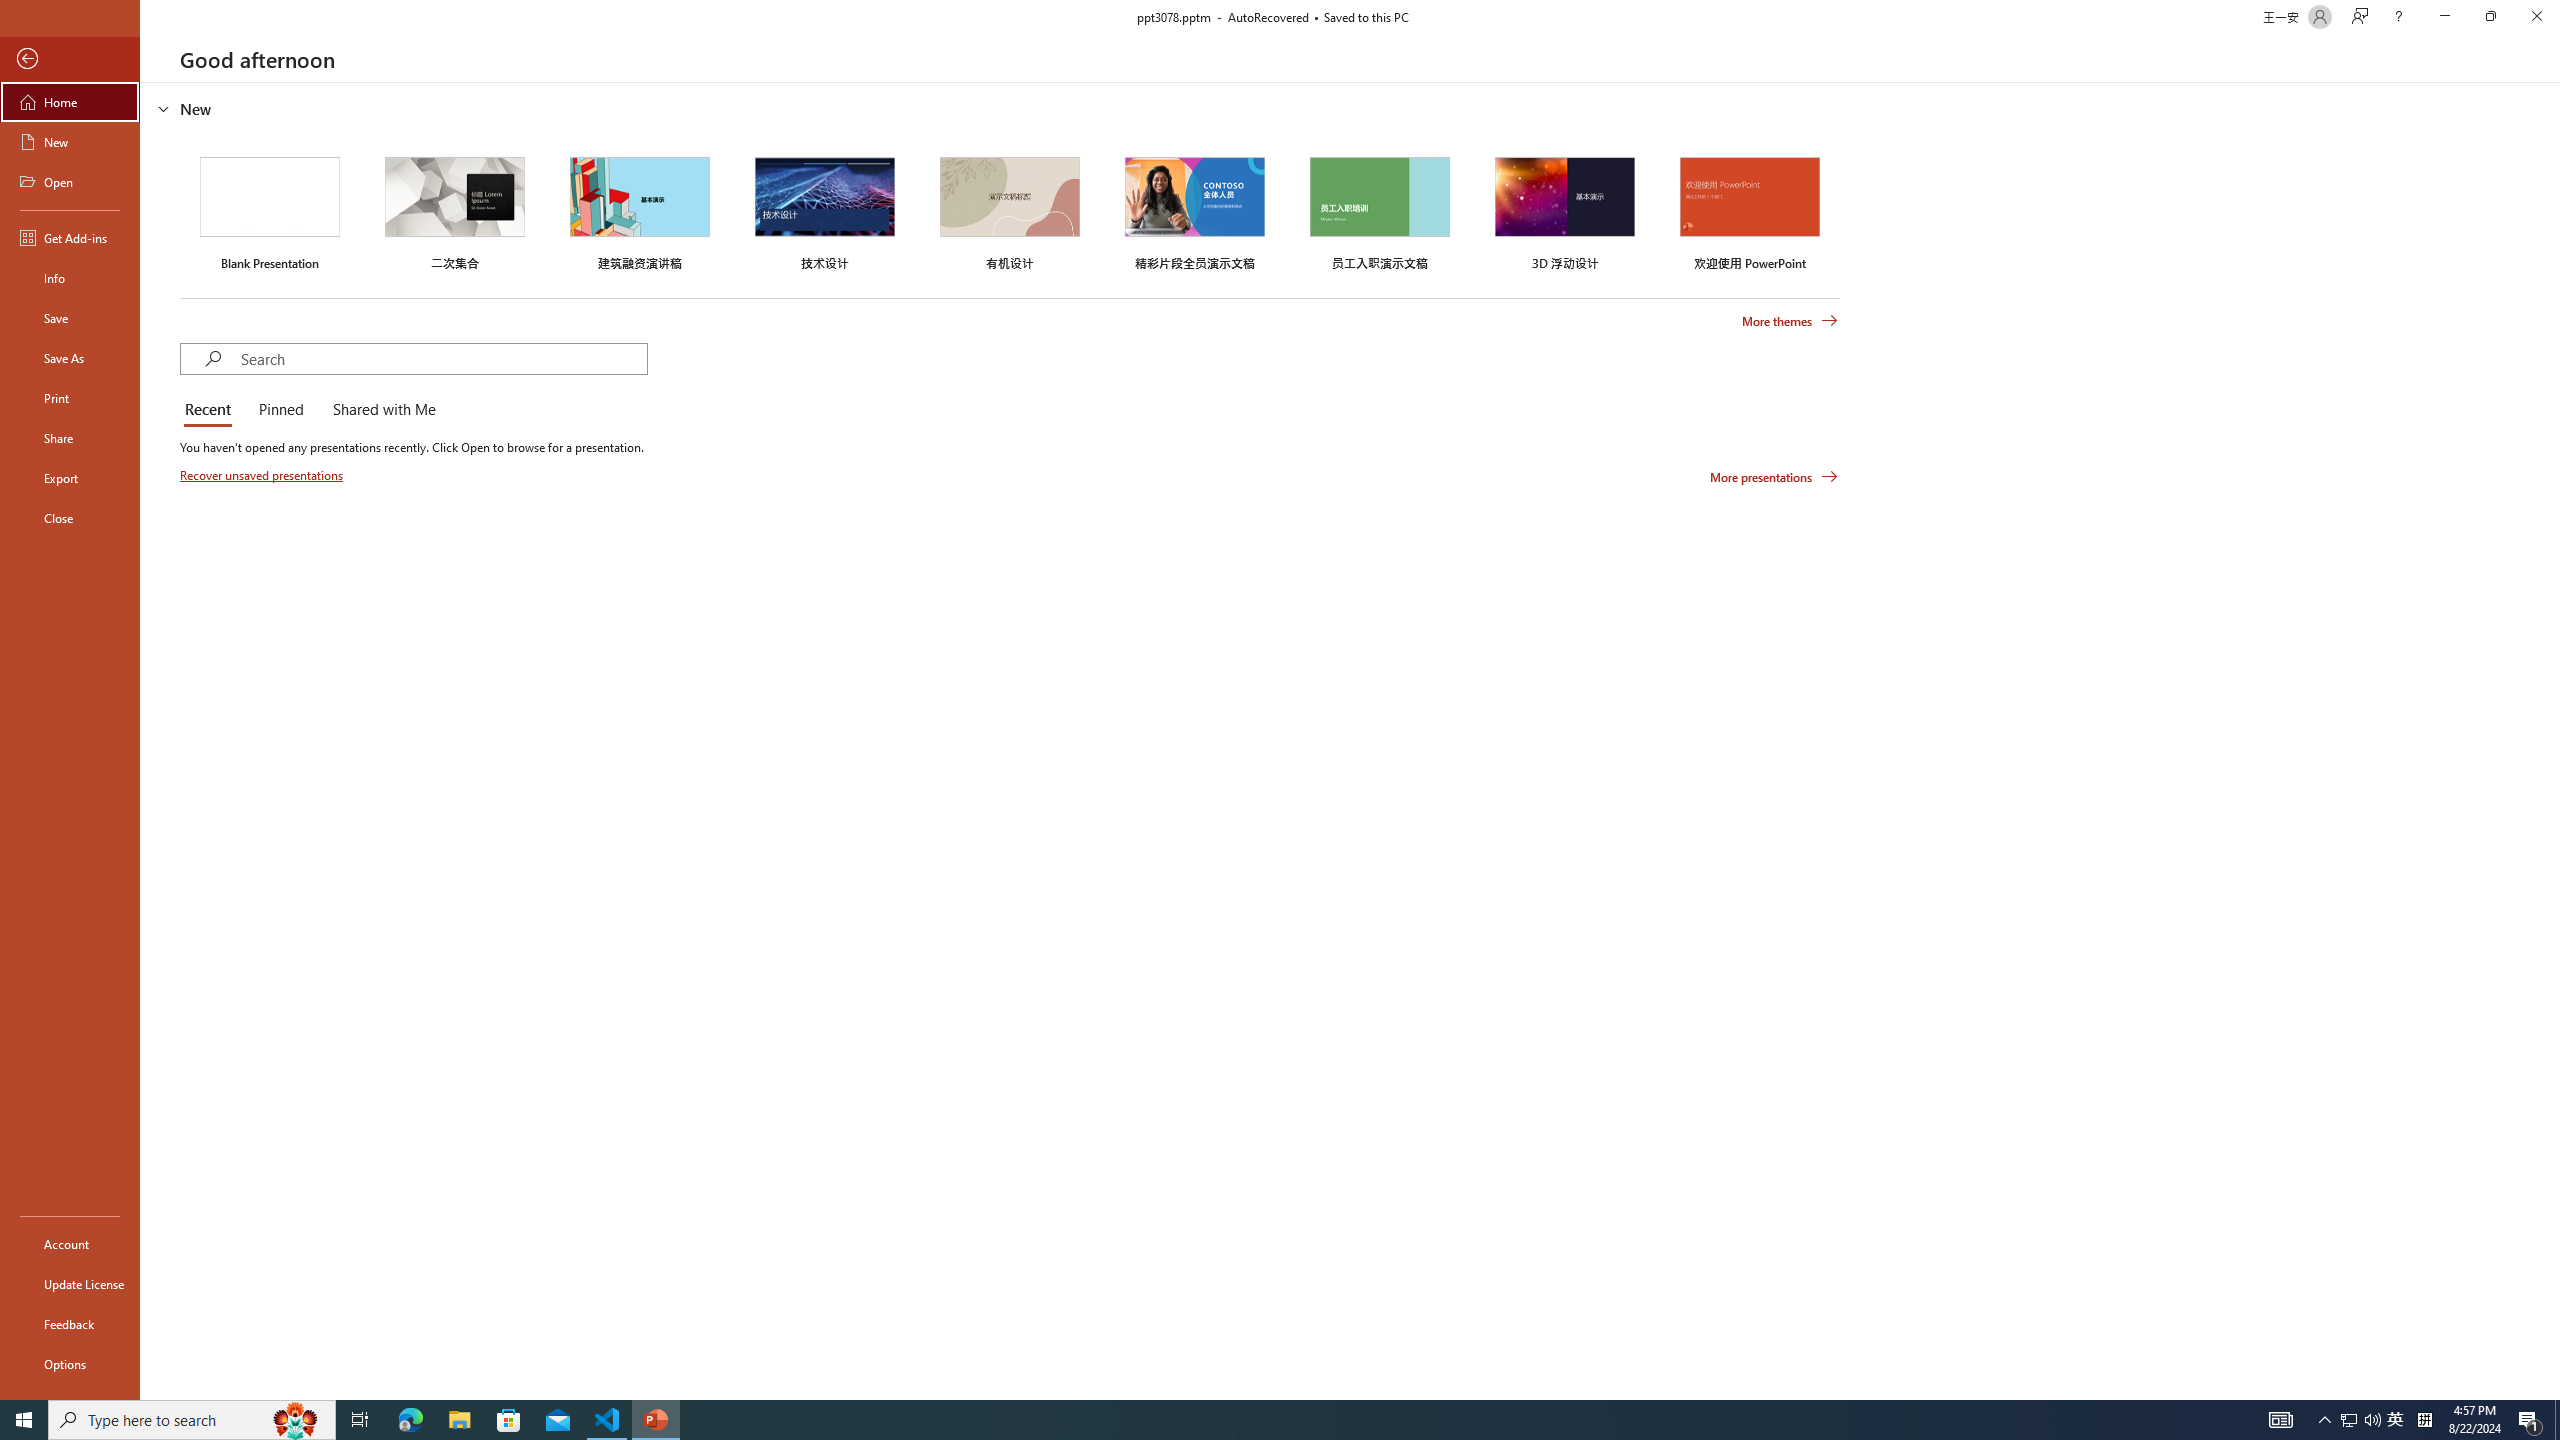  Describe the element at coordinates (69, 141) in the screenshot. I see `'New'` at that location.